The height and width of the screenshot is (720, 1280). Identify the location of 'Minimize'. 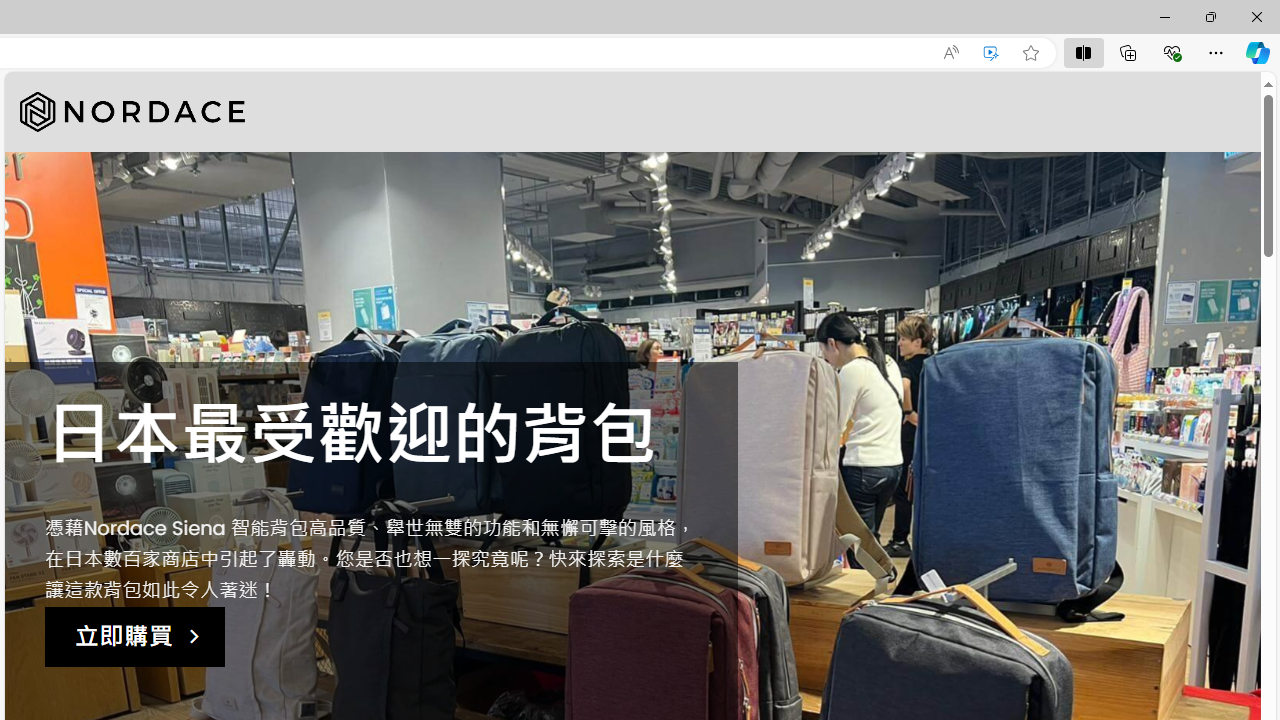
(1164, 16).